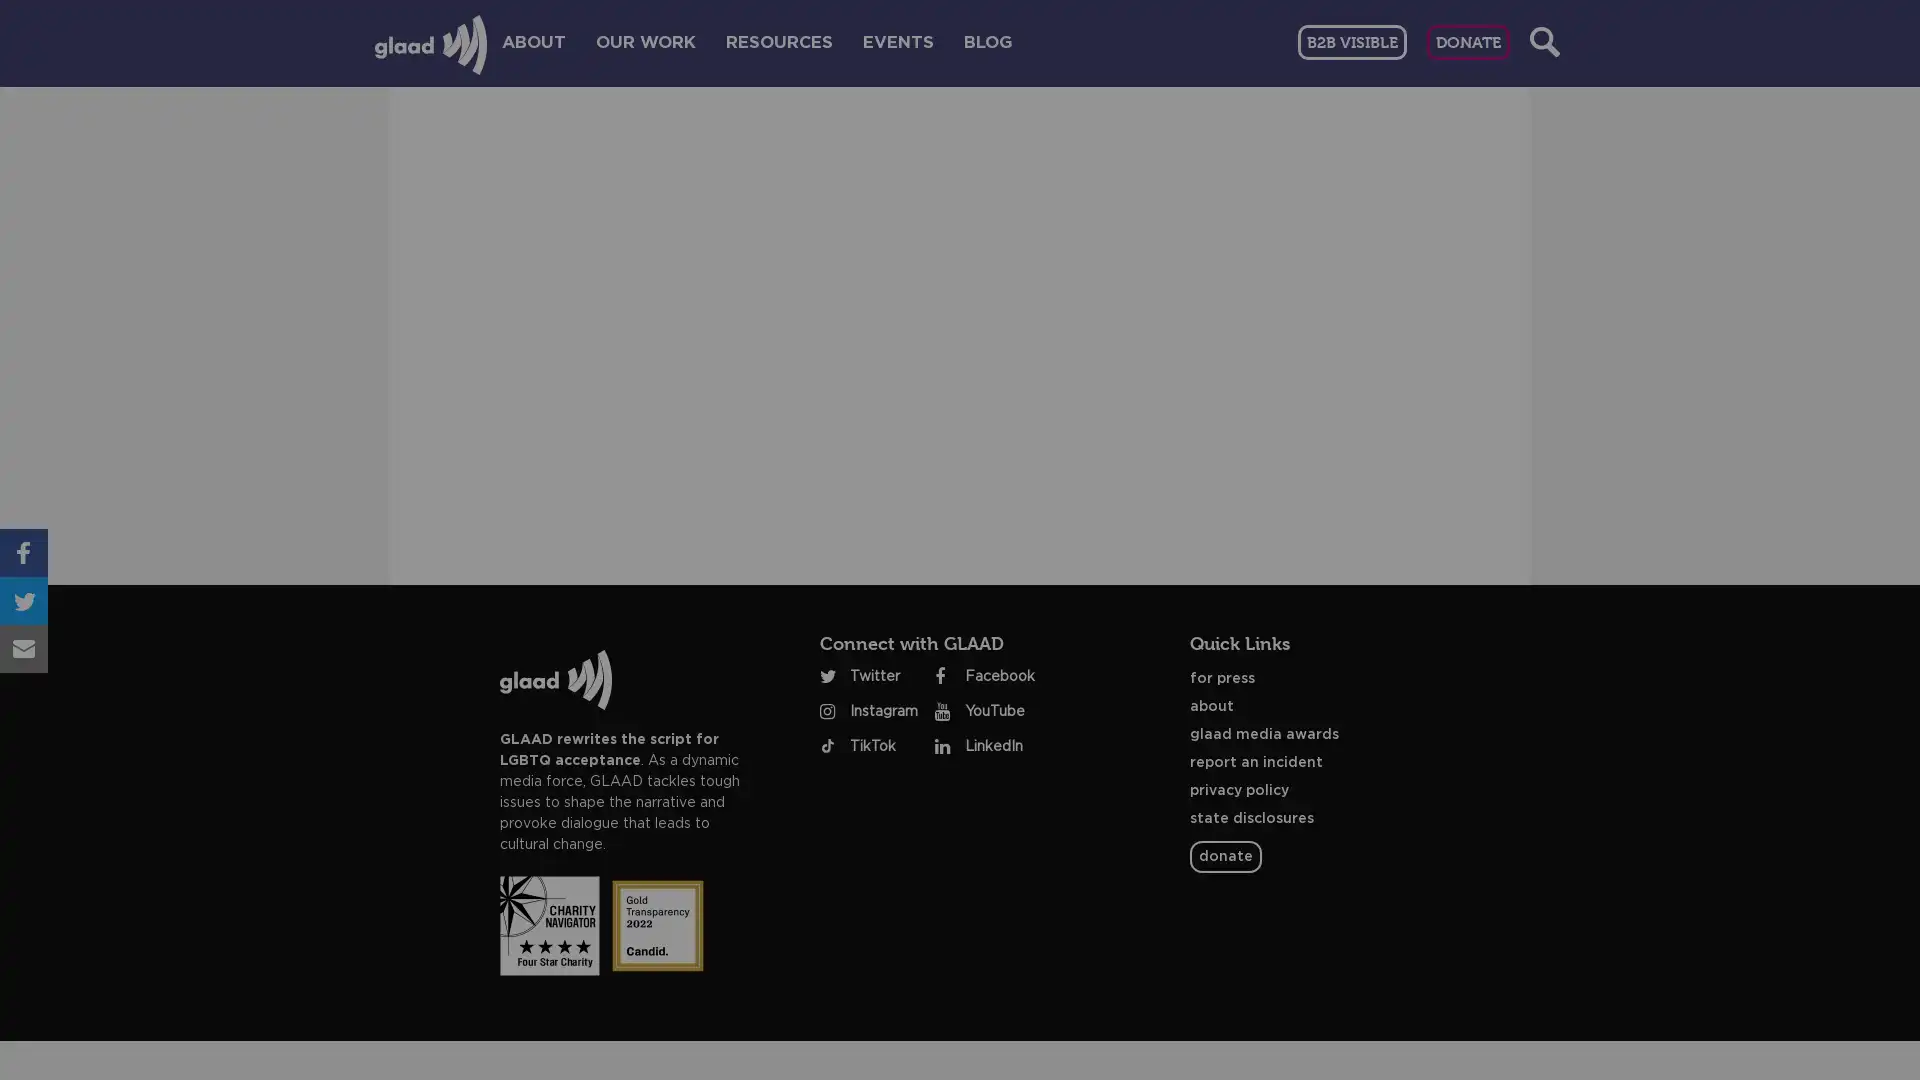  Describe the element at coordinates (1459, 237) in the screenshot. I see `Close` at that location.